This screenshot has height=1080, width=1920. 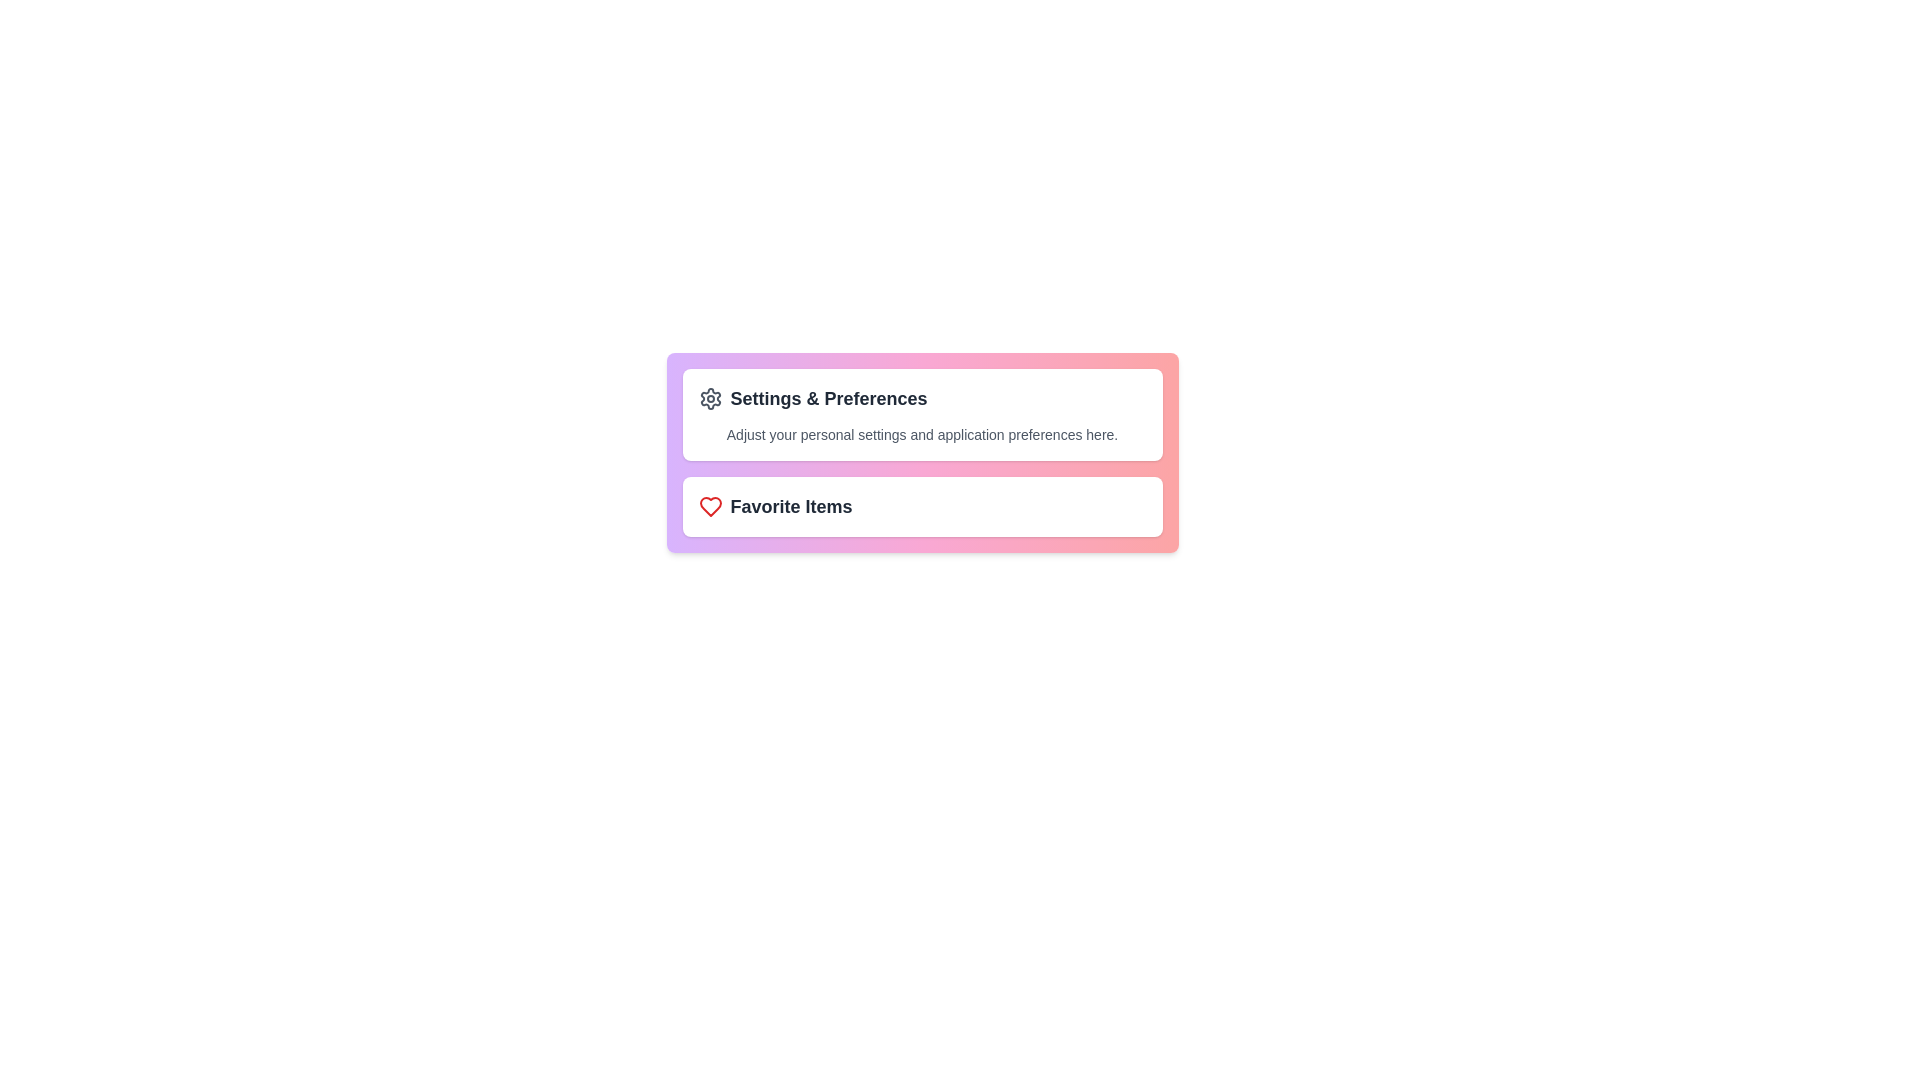 What do you see at coordinates (921, 398) in the screenshot?
I see `the Text with icon label that serves as the header of the settings panel to trigger additional details or tooltips` at bounding box center [921, 398].